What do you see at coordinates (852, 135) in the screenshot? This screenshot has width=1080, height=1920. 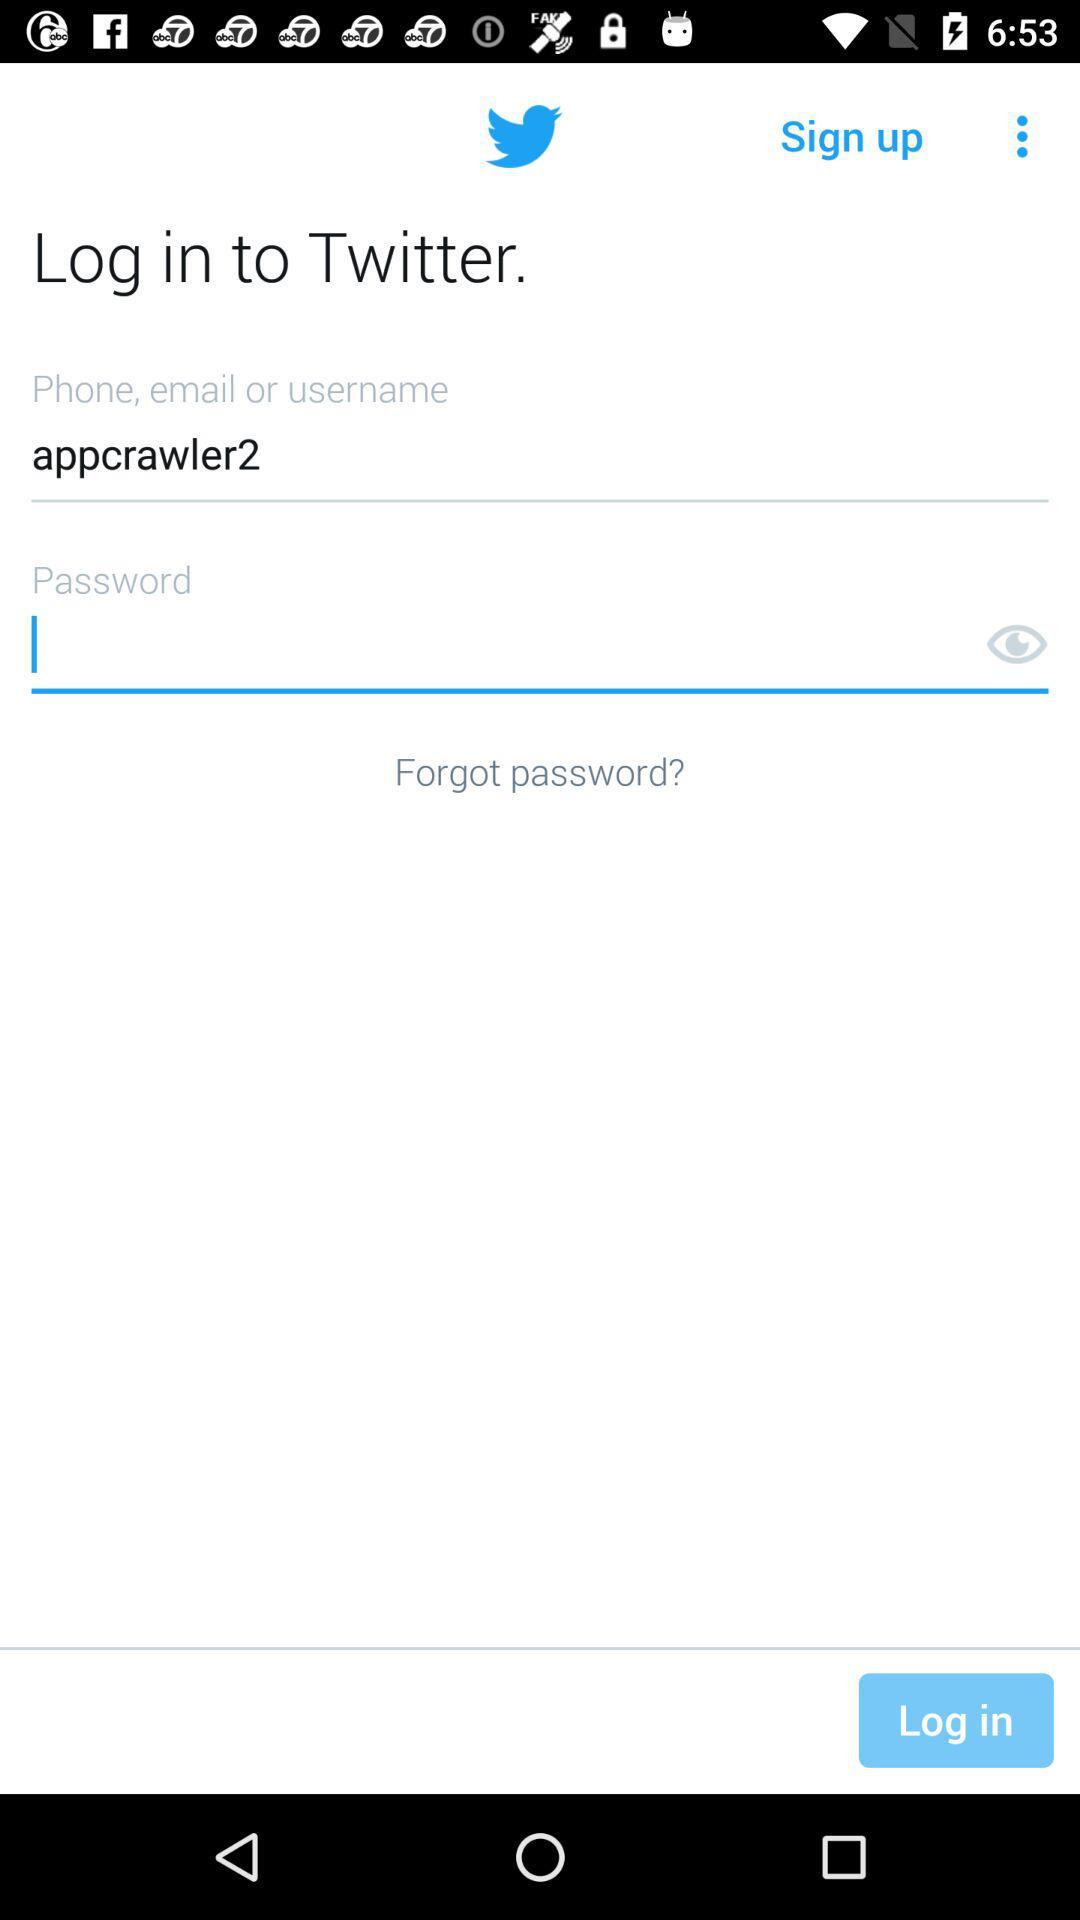 I see `the sign up` at bounding box center [852, 135].